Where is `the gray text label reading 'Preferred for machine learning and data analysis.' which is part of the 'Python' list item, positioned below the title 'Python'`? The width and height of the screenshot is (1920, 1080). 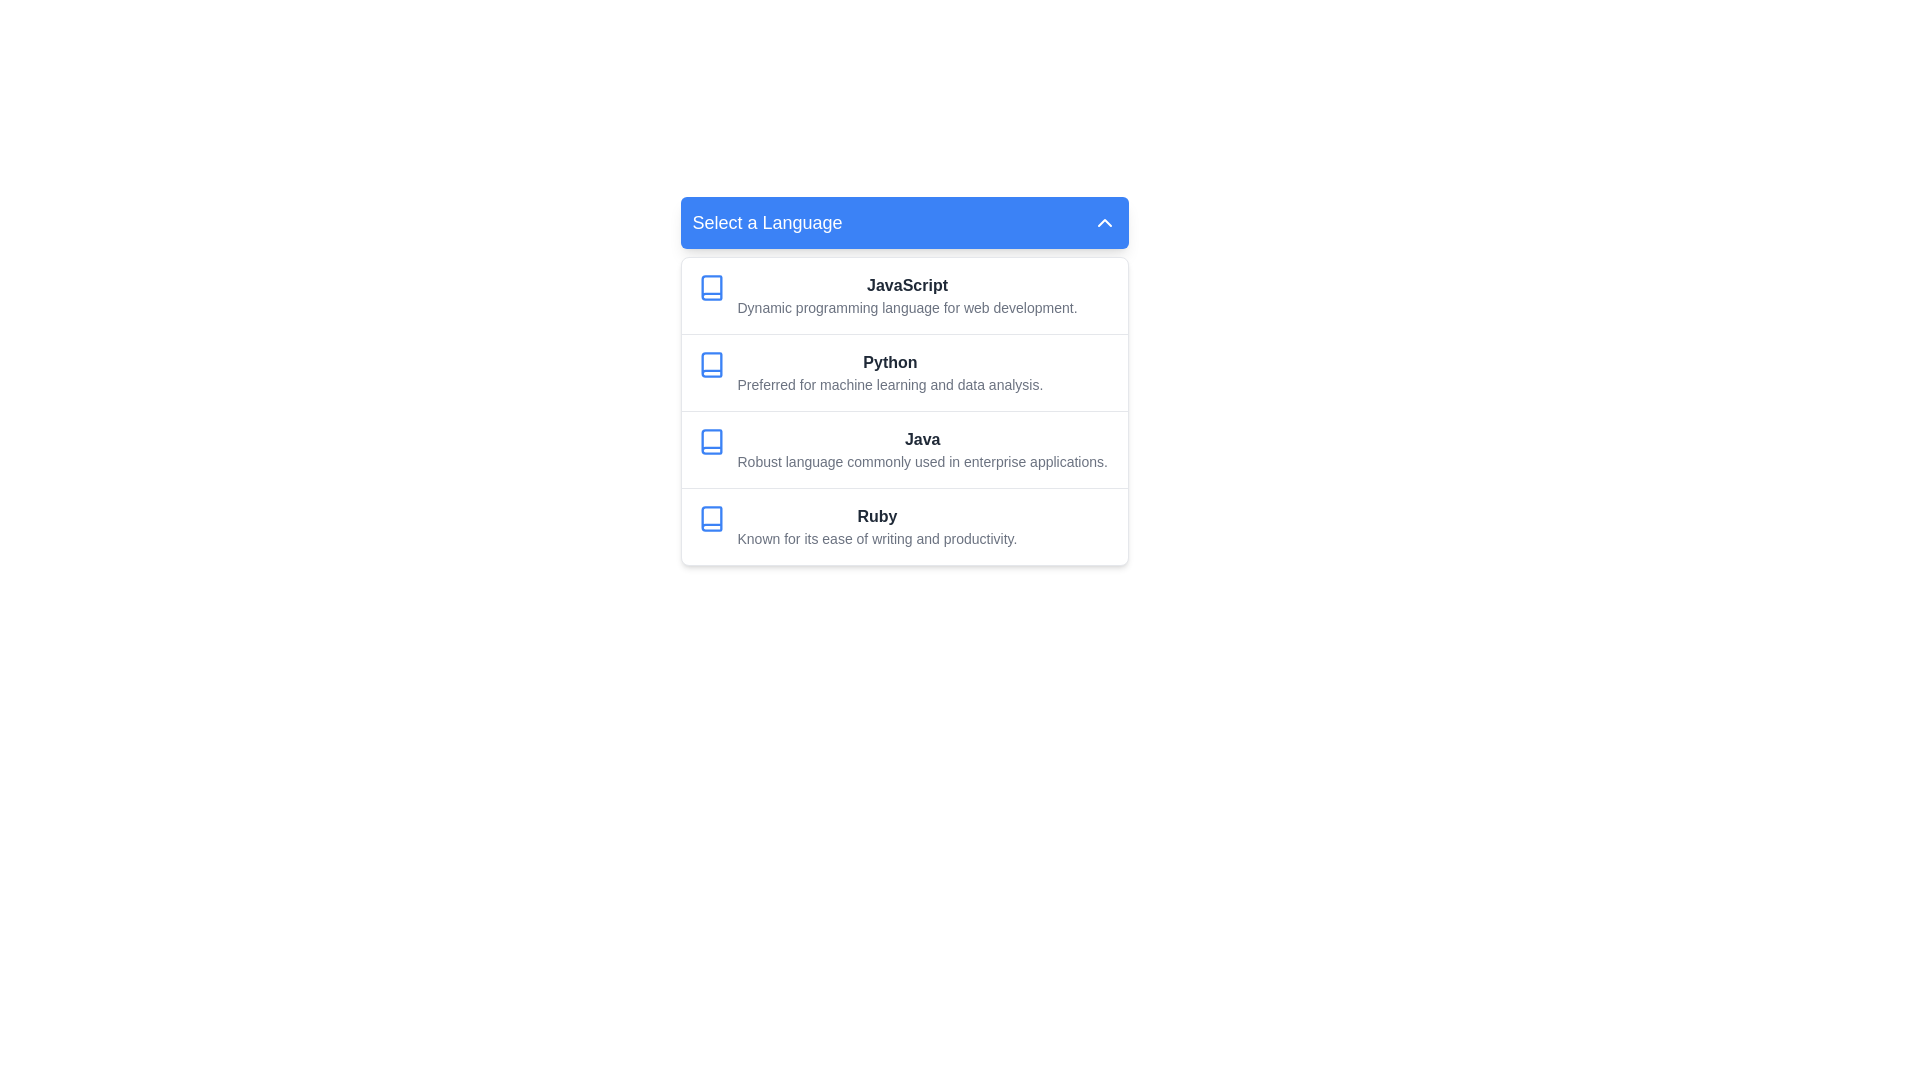
the gray text label reading 'Preferred for machine learning and data analysis.' which is part of the 'Python' list item, positioned below the title 'Python' is located at coordinates (889, 385).